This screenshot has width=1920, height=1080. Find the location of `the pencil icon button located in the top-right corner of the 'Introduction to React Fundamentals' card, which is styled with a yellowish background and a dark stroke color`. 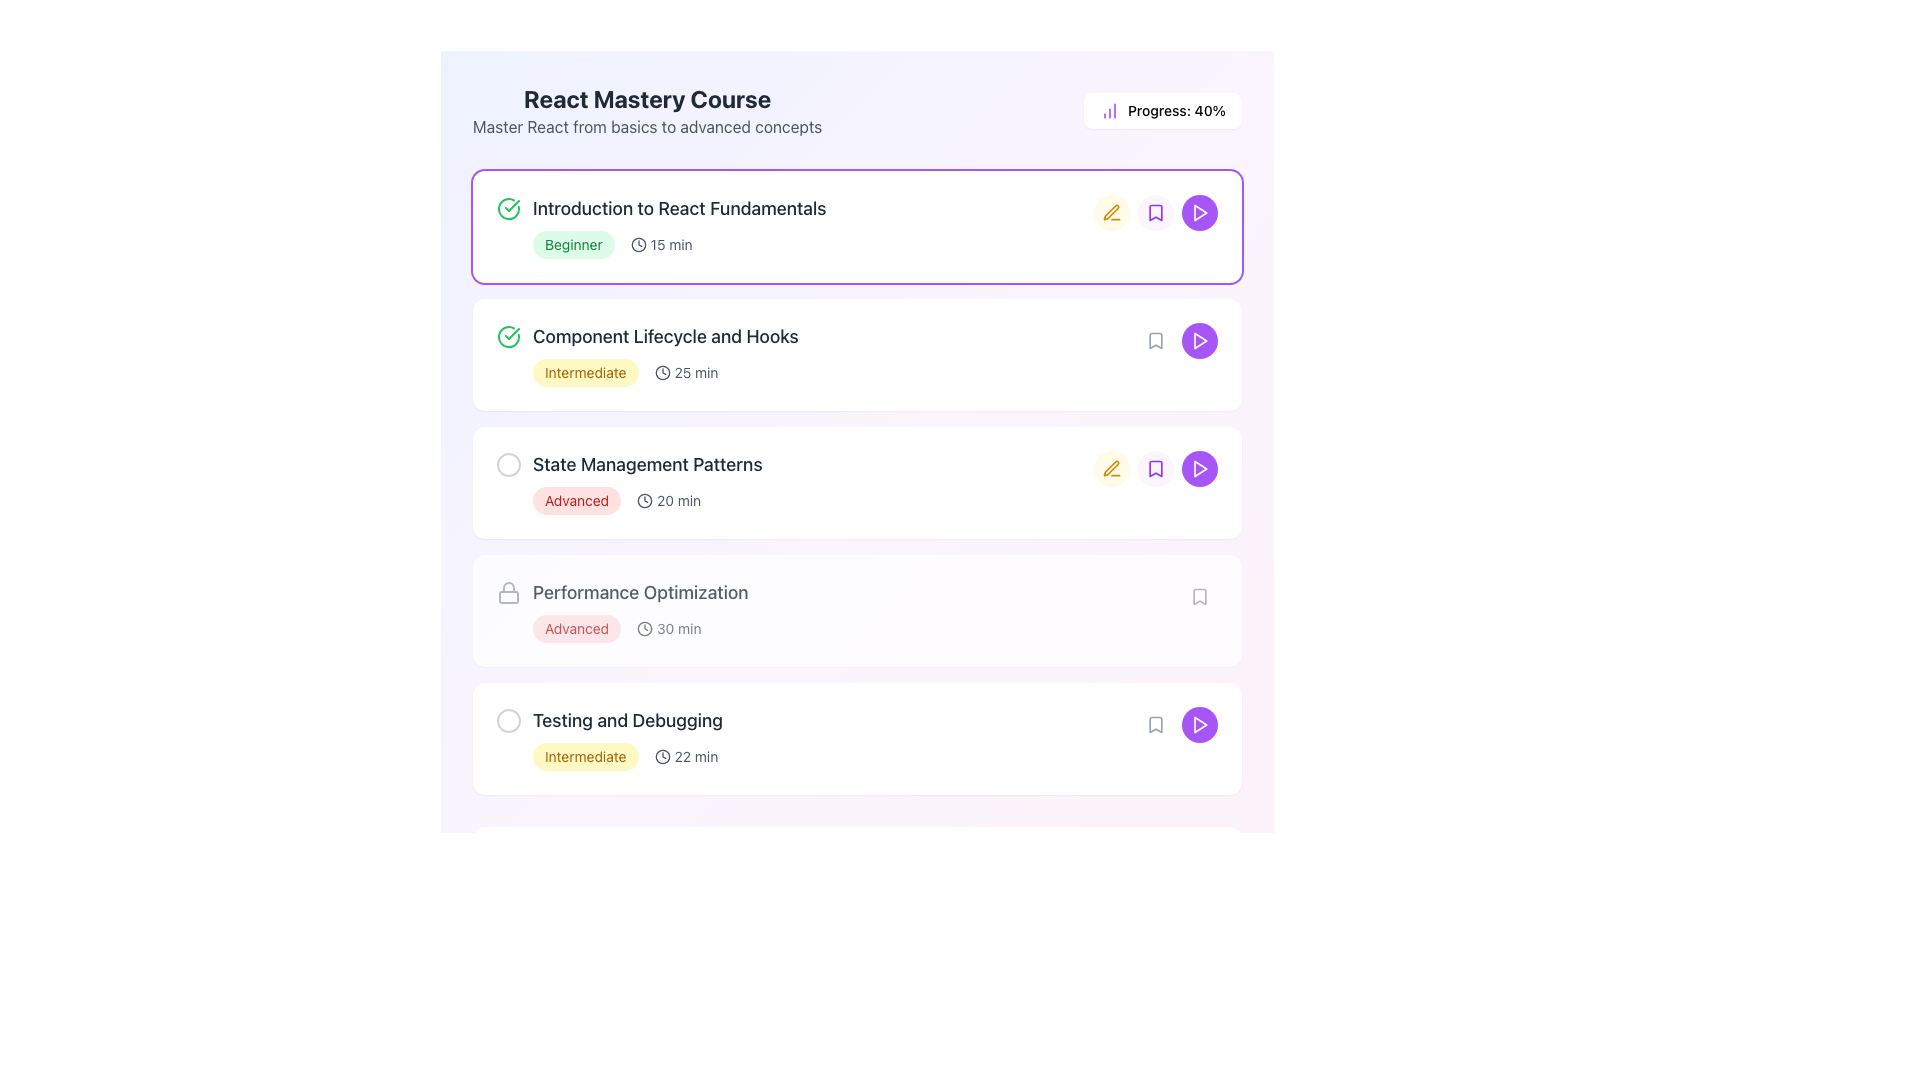

the pencil icon button located in the top-right corner of the 'Introduction to React Fundamentals' card, which is styled with a yellowish background and a dark stroke color is located at coordinates (1111, 212).